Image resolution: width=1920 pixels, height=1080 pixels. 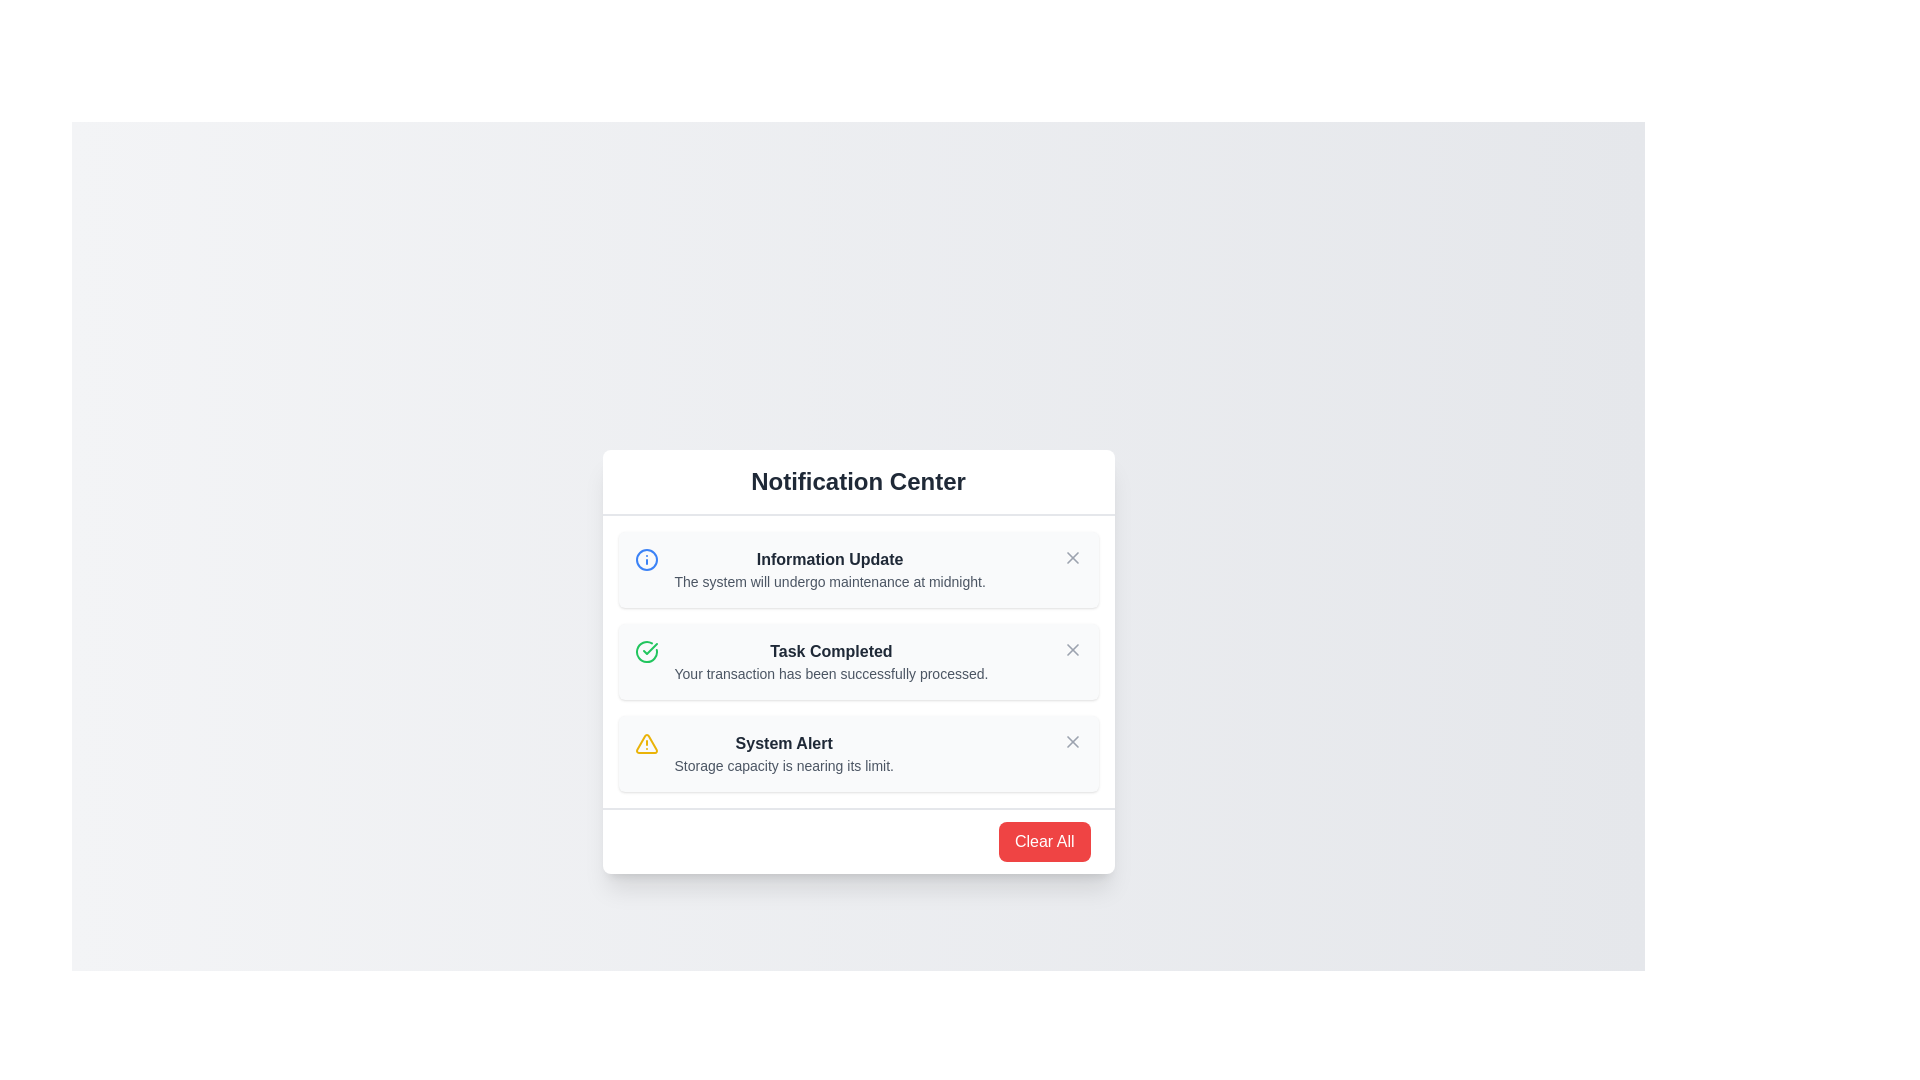 What do you see at coordinates (783, 744) in the screenshot?
I see `text label that serves as the title for the notification, located in the middle segment of a list within the notification panel, above the message 'Storage capacity is nearing its limit.'` at bounding box center [783, 744].